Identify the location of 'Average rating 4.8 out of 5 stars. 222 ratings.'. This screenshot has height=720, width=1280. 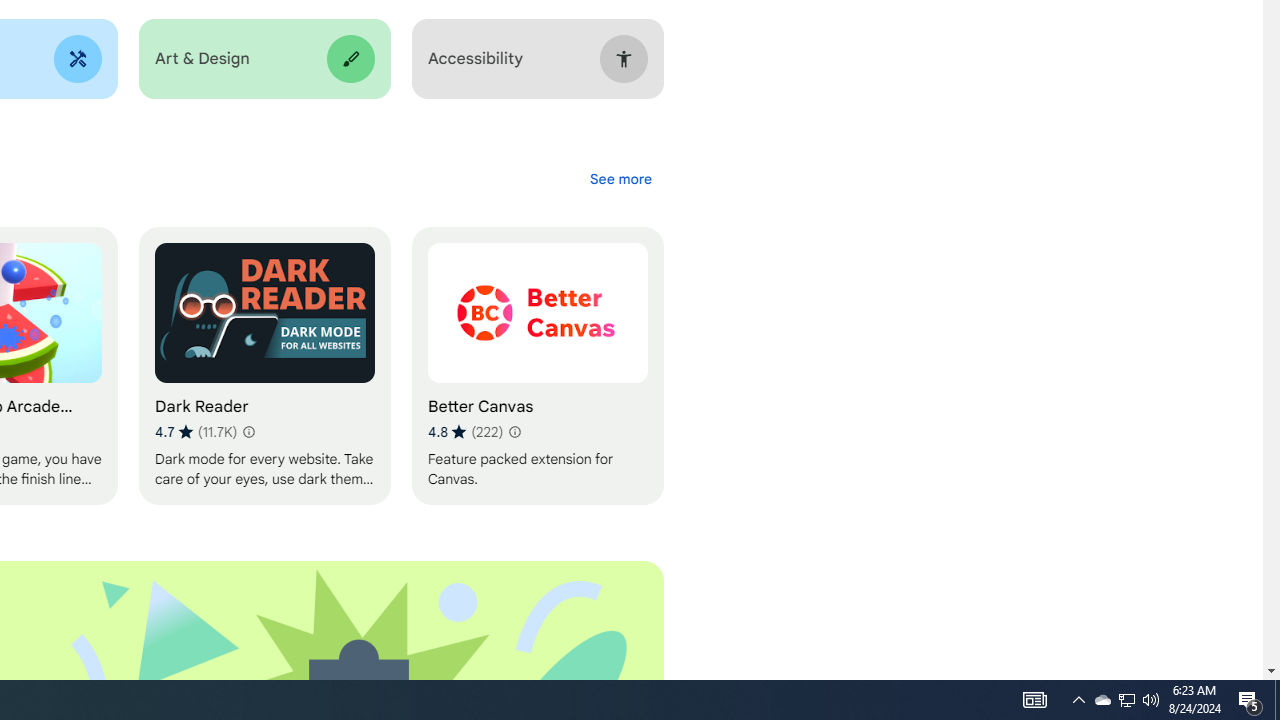
(464, 431).